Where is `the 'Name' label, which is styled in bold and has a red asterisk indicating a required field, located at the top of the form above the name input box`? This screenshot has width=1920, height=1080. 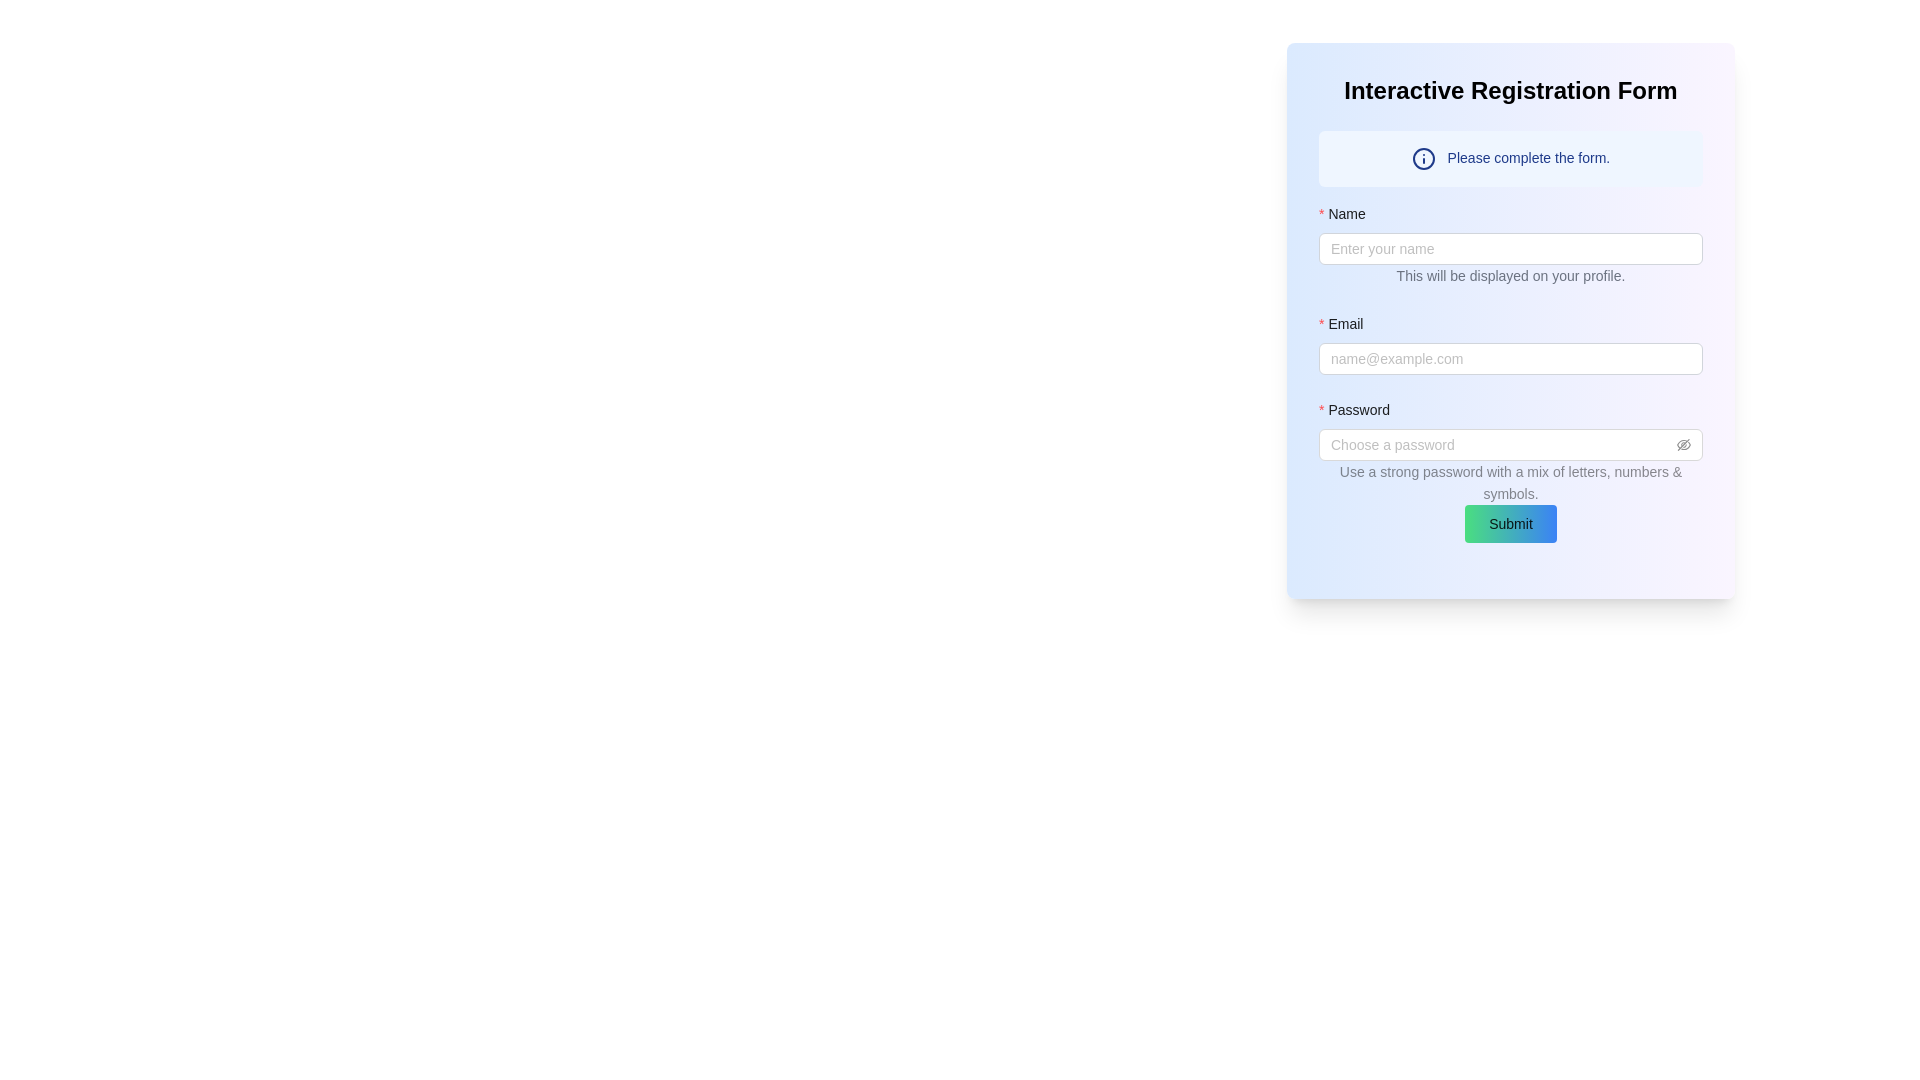
the 'Name' label, which is styled in bold and has a red asterisk indicating a required field, located at the top of the form above the name input box is located at coordinates (1511, 218).